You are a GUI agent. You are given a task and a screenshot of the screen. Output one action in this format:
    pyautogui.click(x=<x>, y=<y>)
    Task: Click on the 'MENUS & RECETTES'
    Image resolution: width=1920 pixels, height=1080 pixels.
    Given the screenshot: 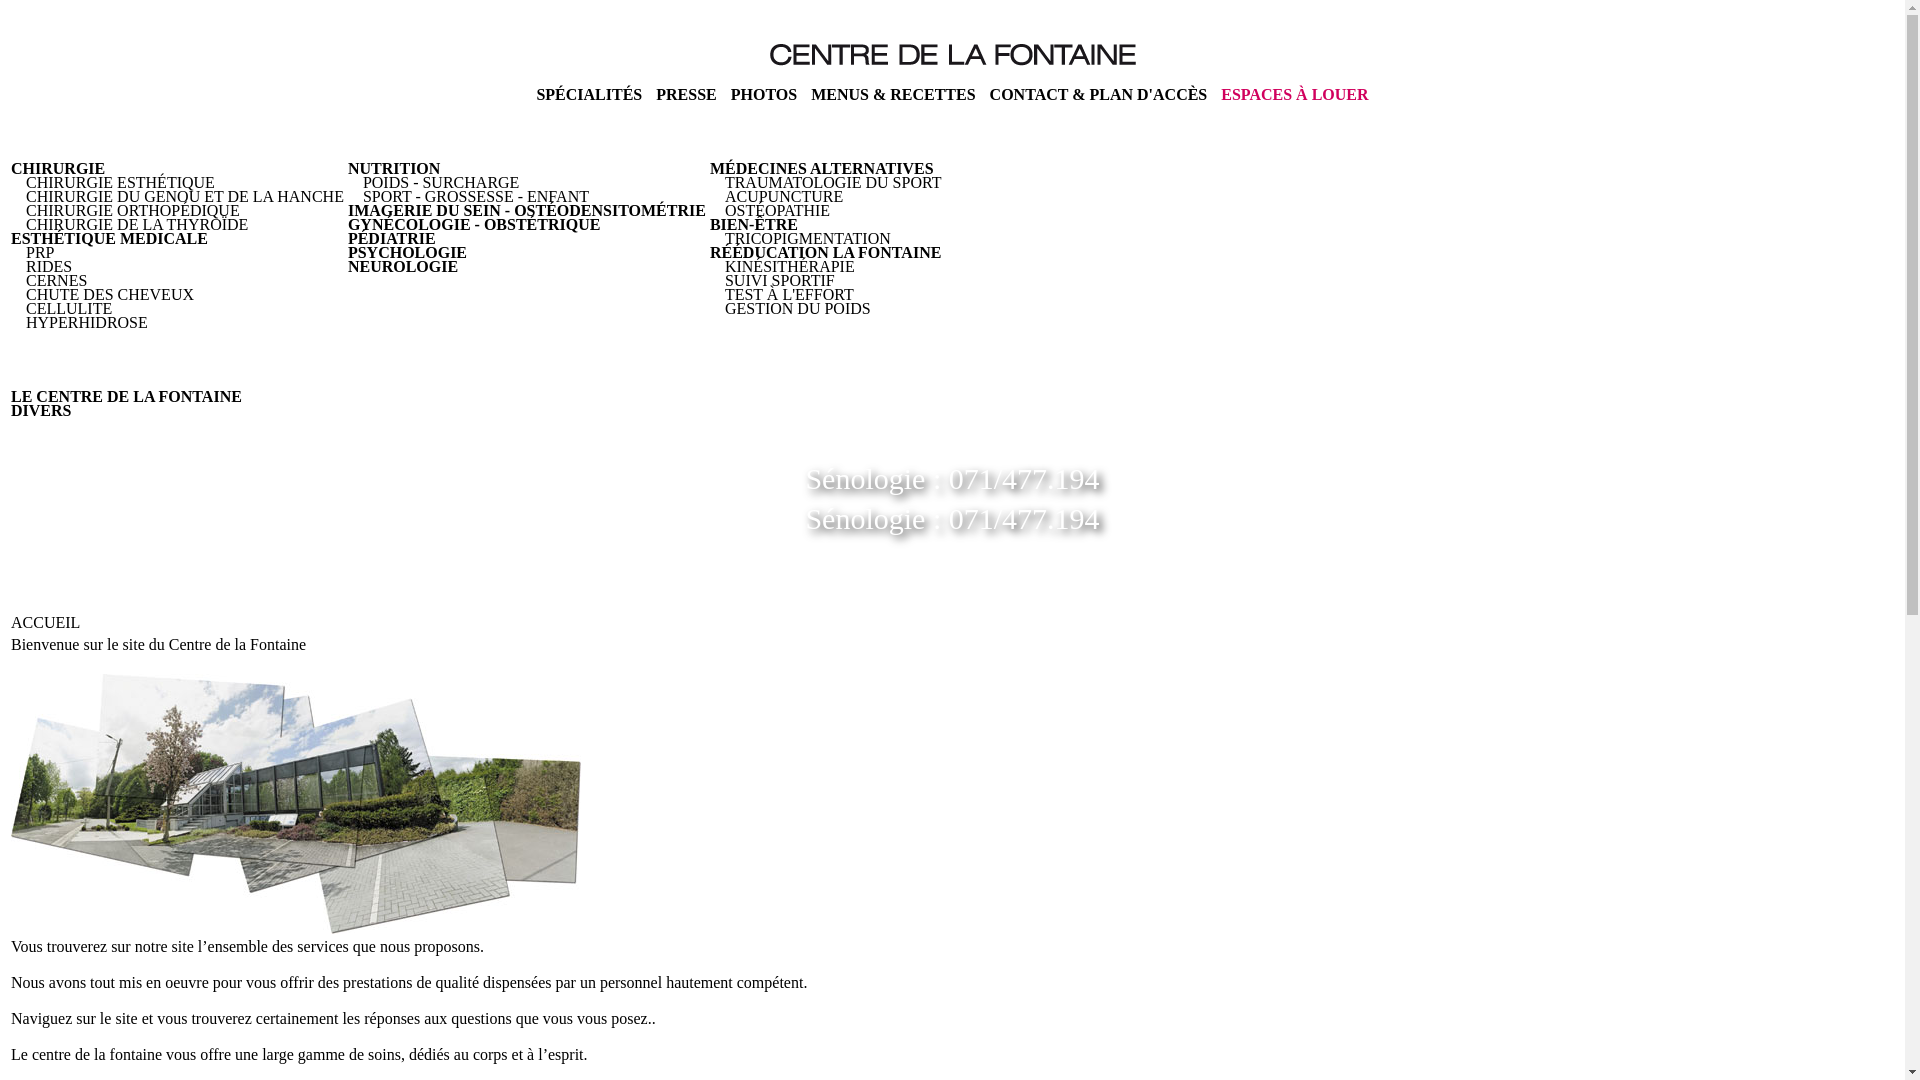 What is the action you would take?
    pyautogui.click(x=891, y=94)
    